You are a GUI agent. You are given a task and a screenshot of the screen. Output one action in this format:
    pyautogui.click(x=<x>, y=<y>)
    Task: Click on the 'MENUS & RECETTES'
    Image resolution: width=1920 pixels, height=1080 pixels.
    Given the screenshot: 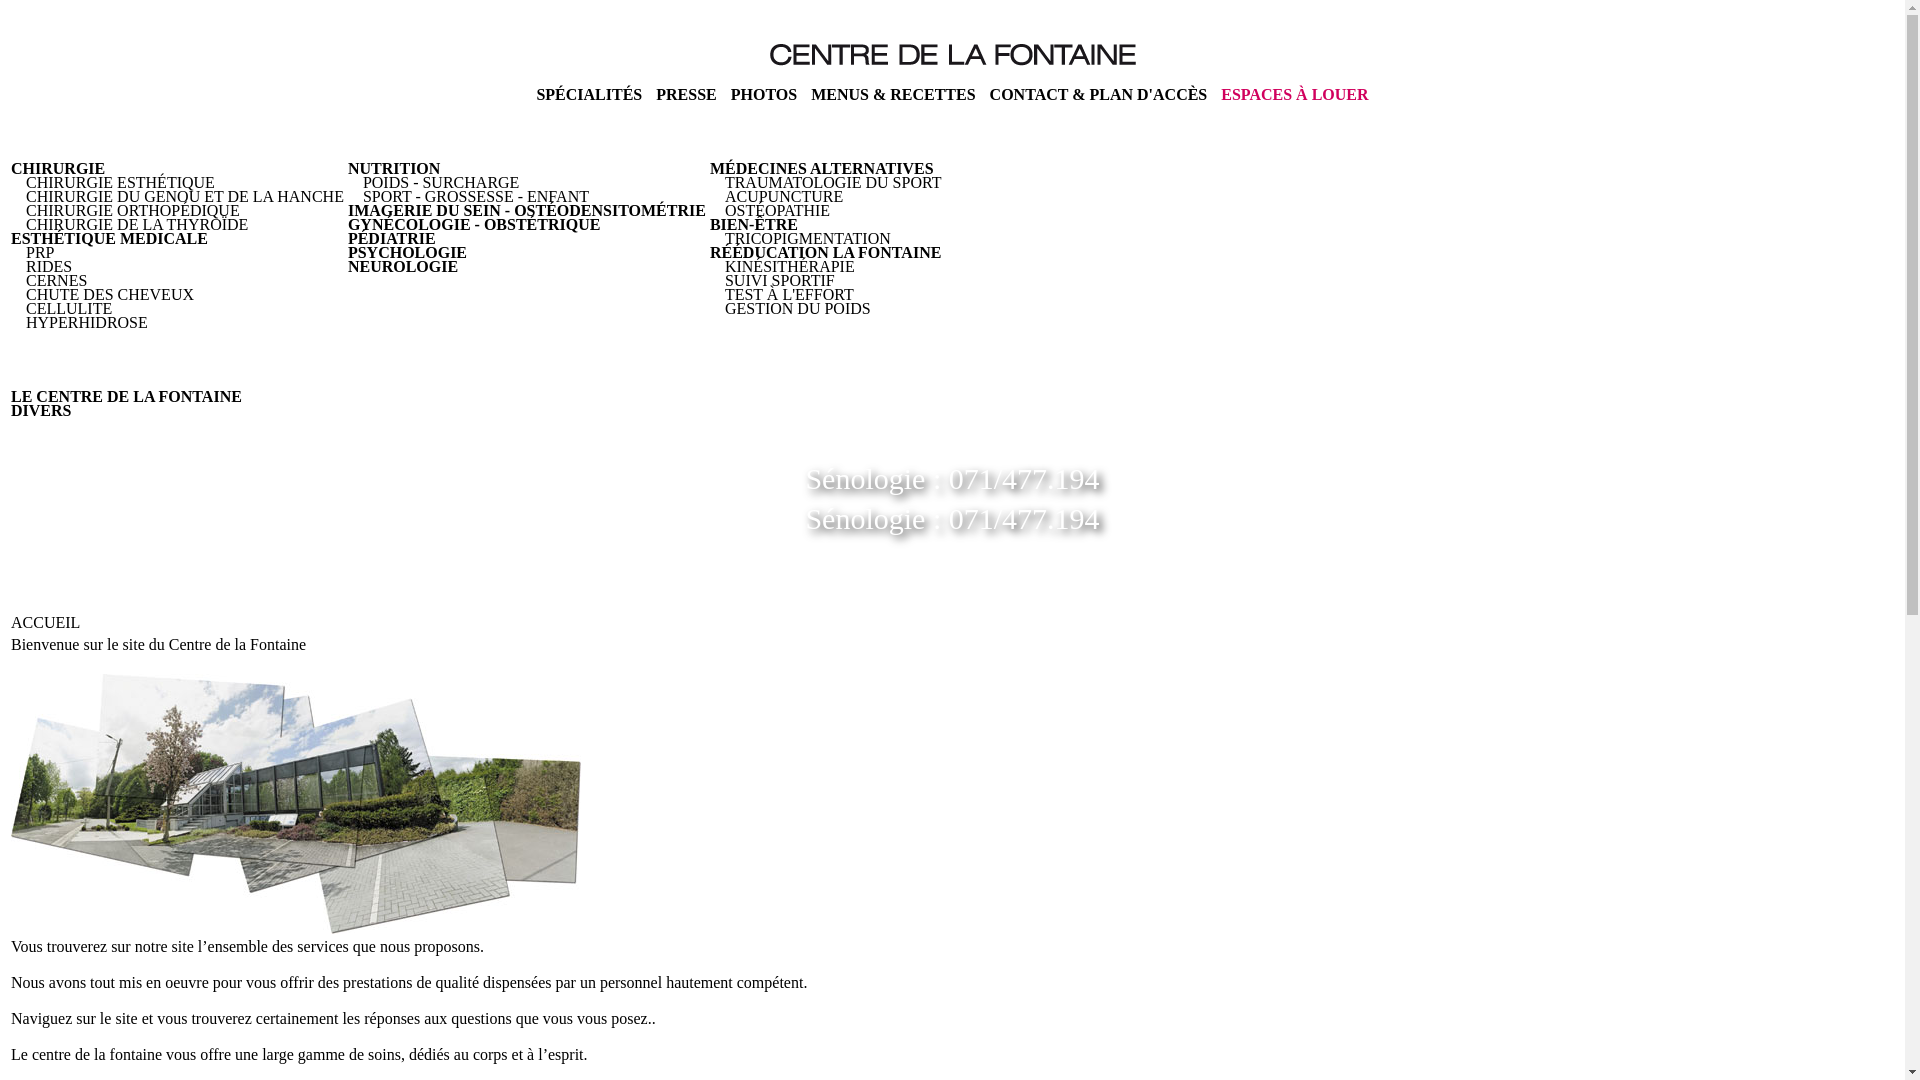 What is the action you would take?
    pyautogui.click(x=891, y=94)
    